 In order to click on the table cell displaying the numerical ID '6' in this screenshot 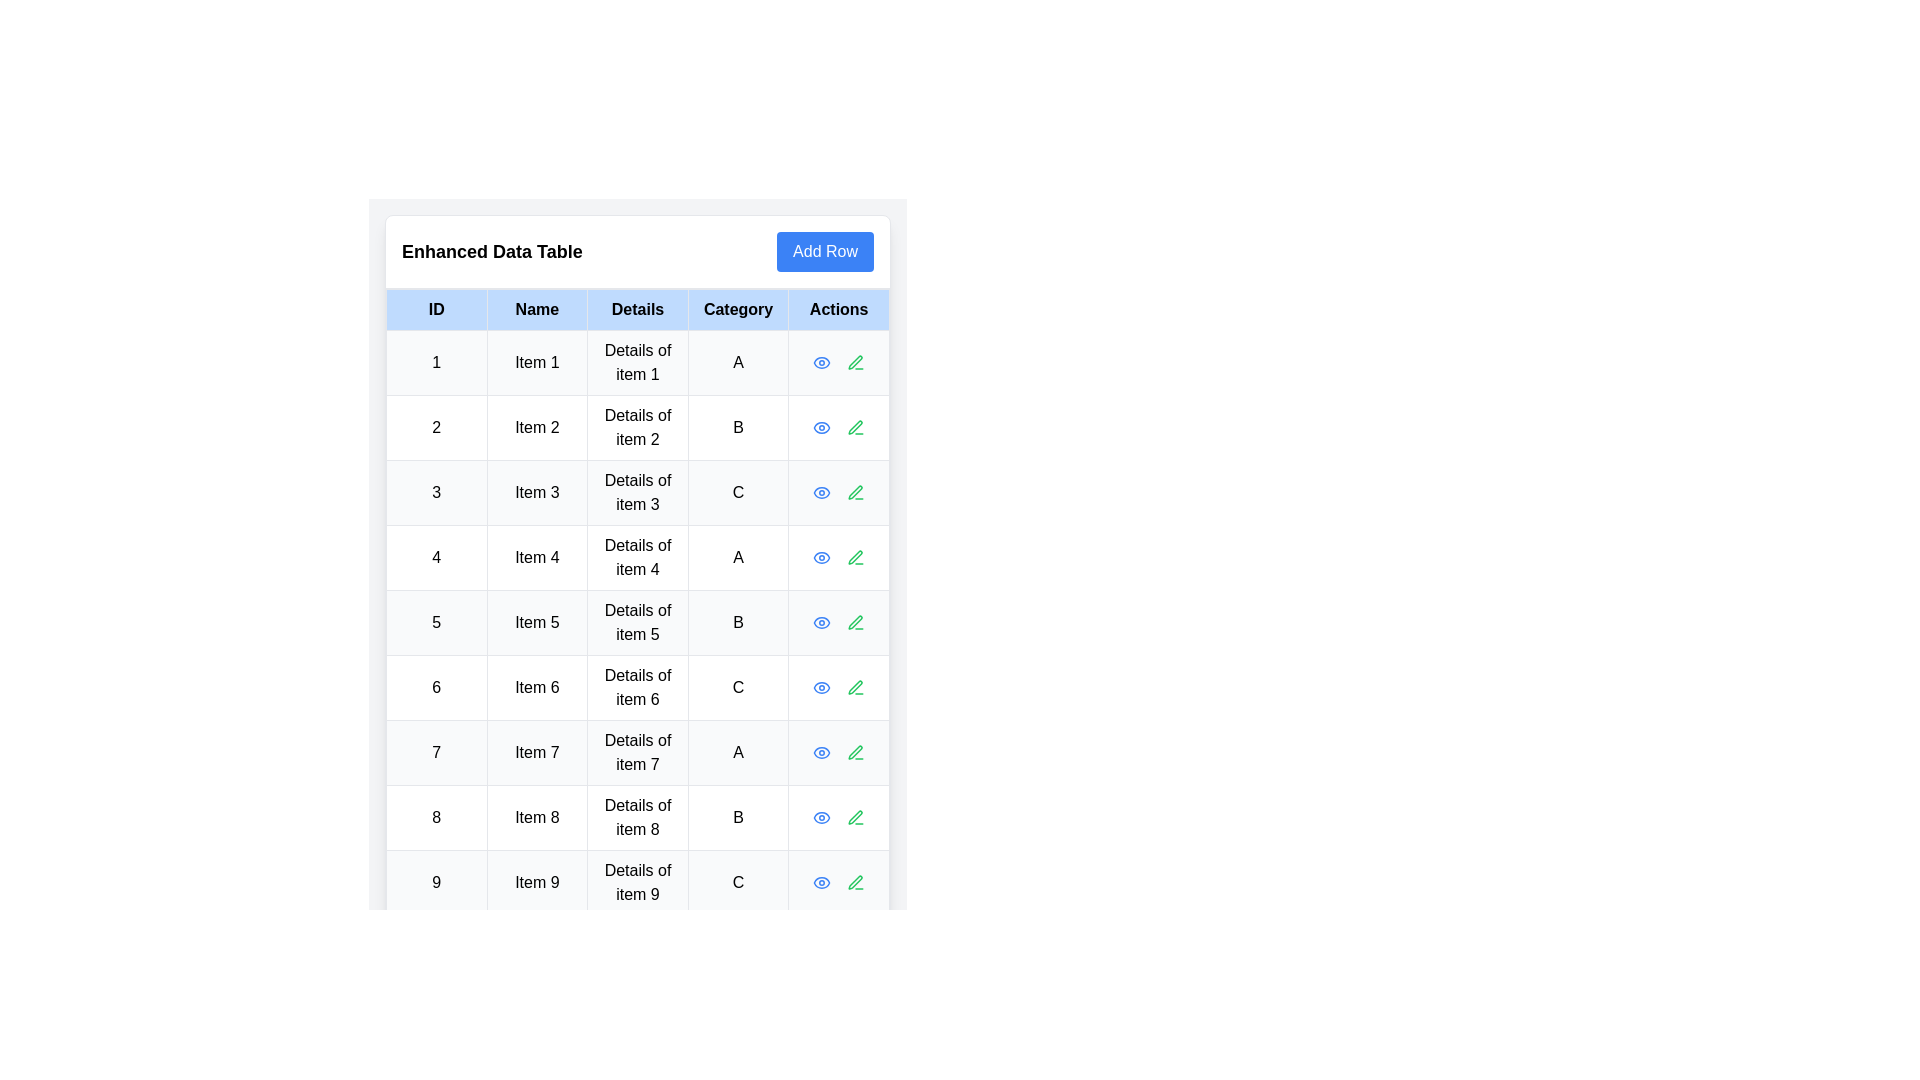, I will do `click(435, 686)`.